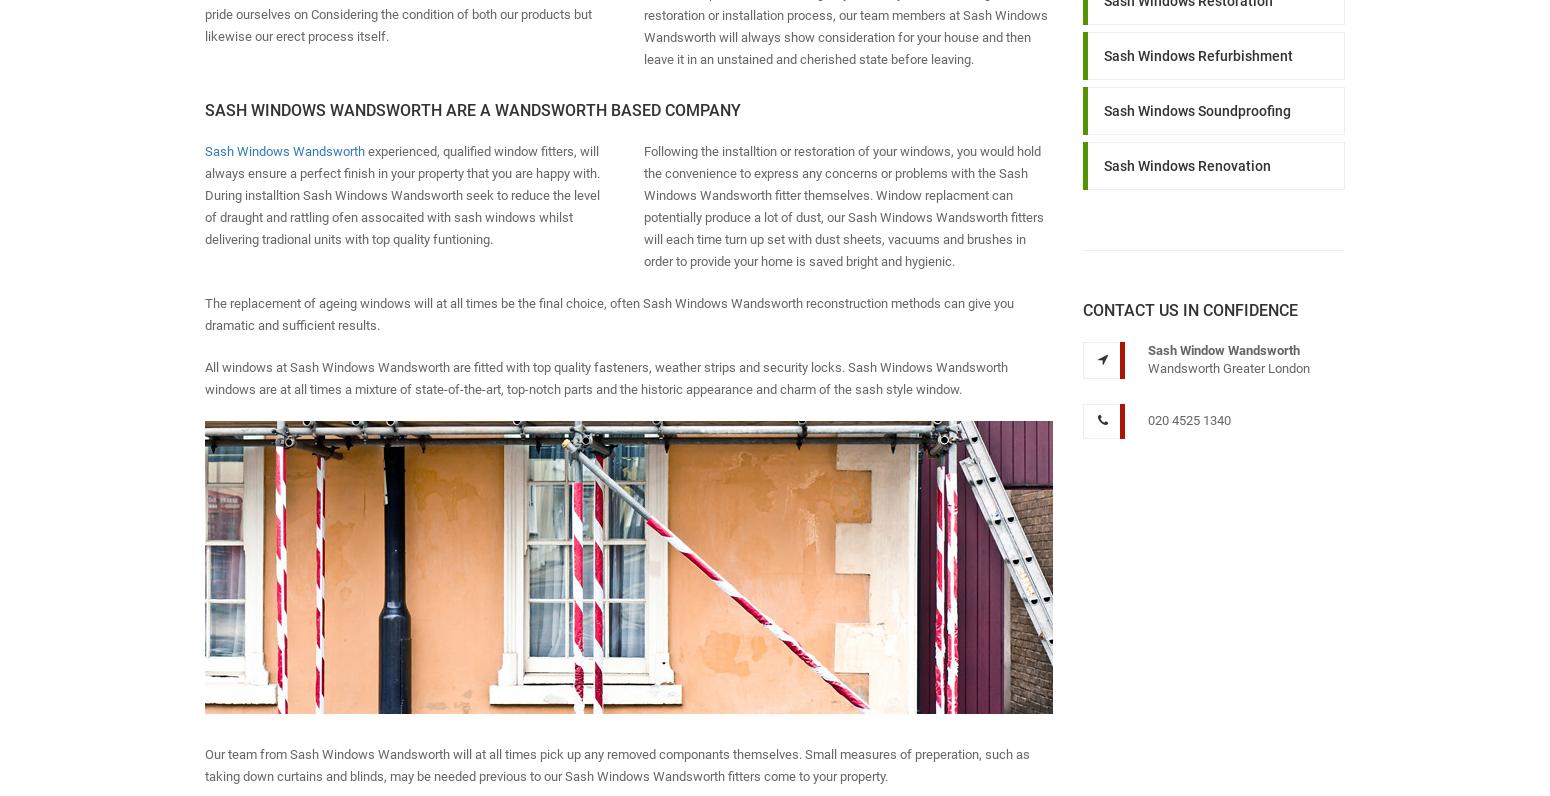 The width and height of the screenshot is (1550, 796). What do you see at coordinates (1188, 419) in the screenshot?
I see `'020 4525 1340'` at bounding box center [1188, 419].